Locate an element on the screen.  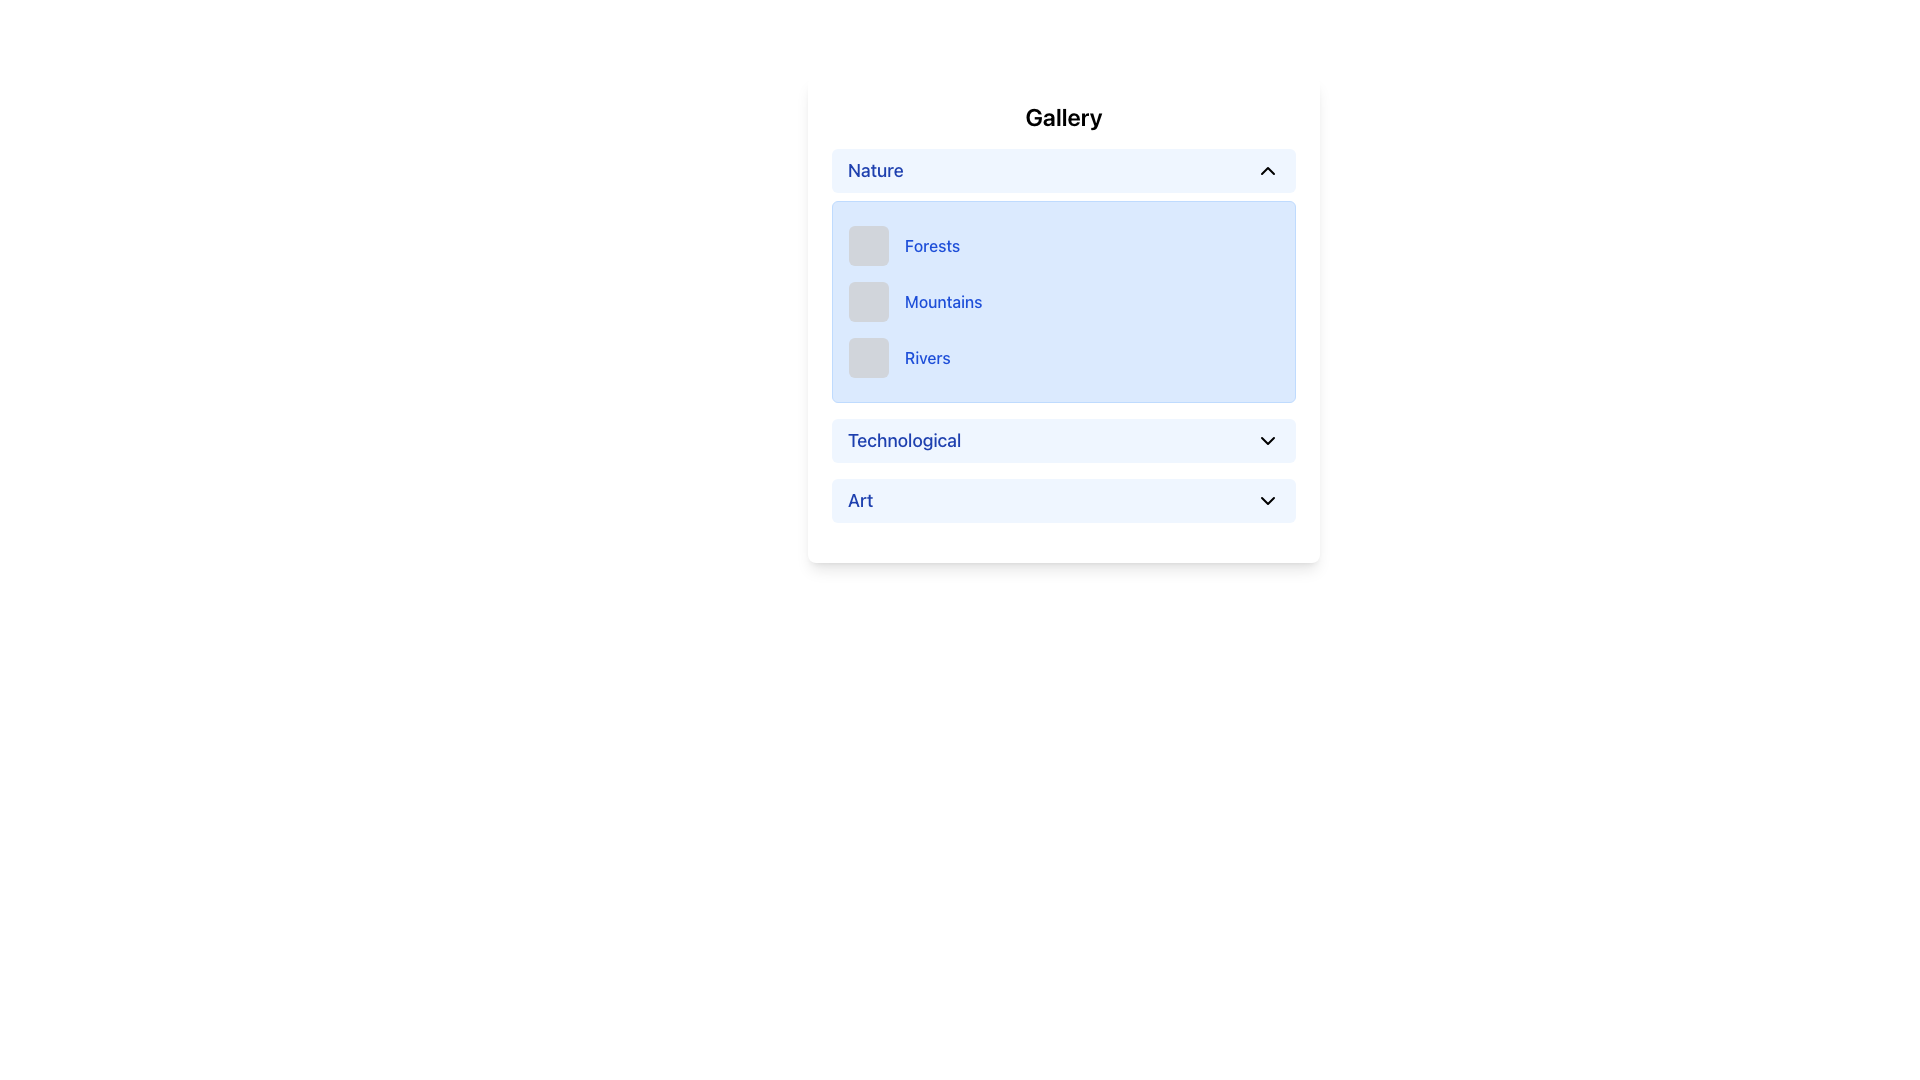
the third item is located at coordinates (1063, 357).